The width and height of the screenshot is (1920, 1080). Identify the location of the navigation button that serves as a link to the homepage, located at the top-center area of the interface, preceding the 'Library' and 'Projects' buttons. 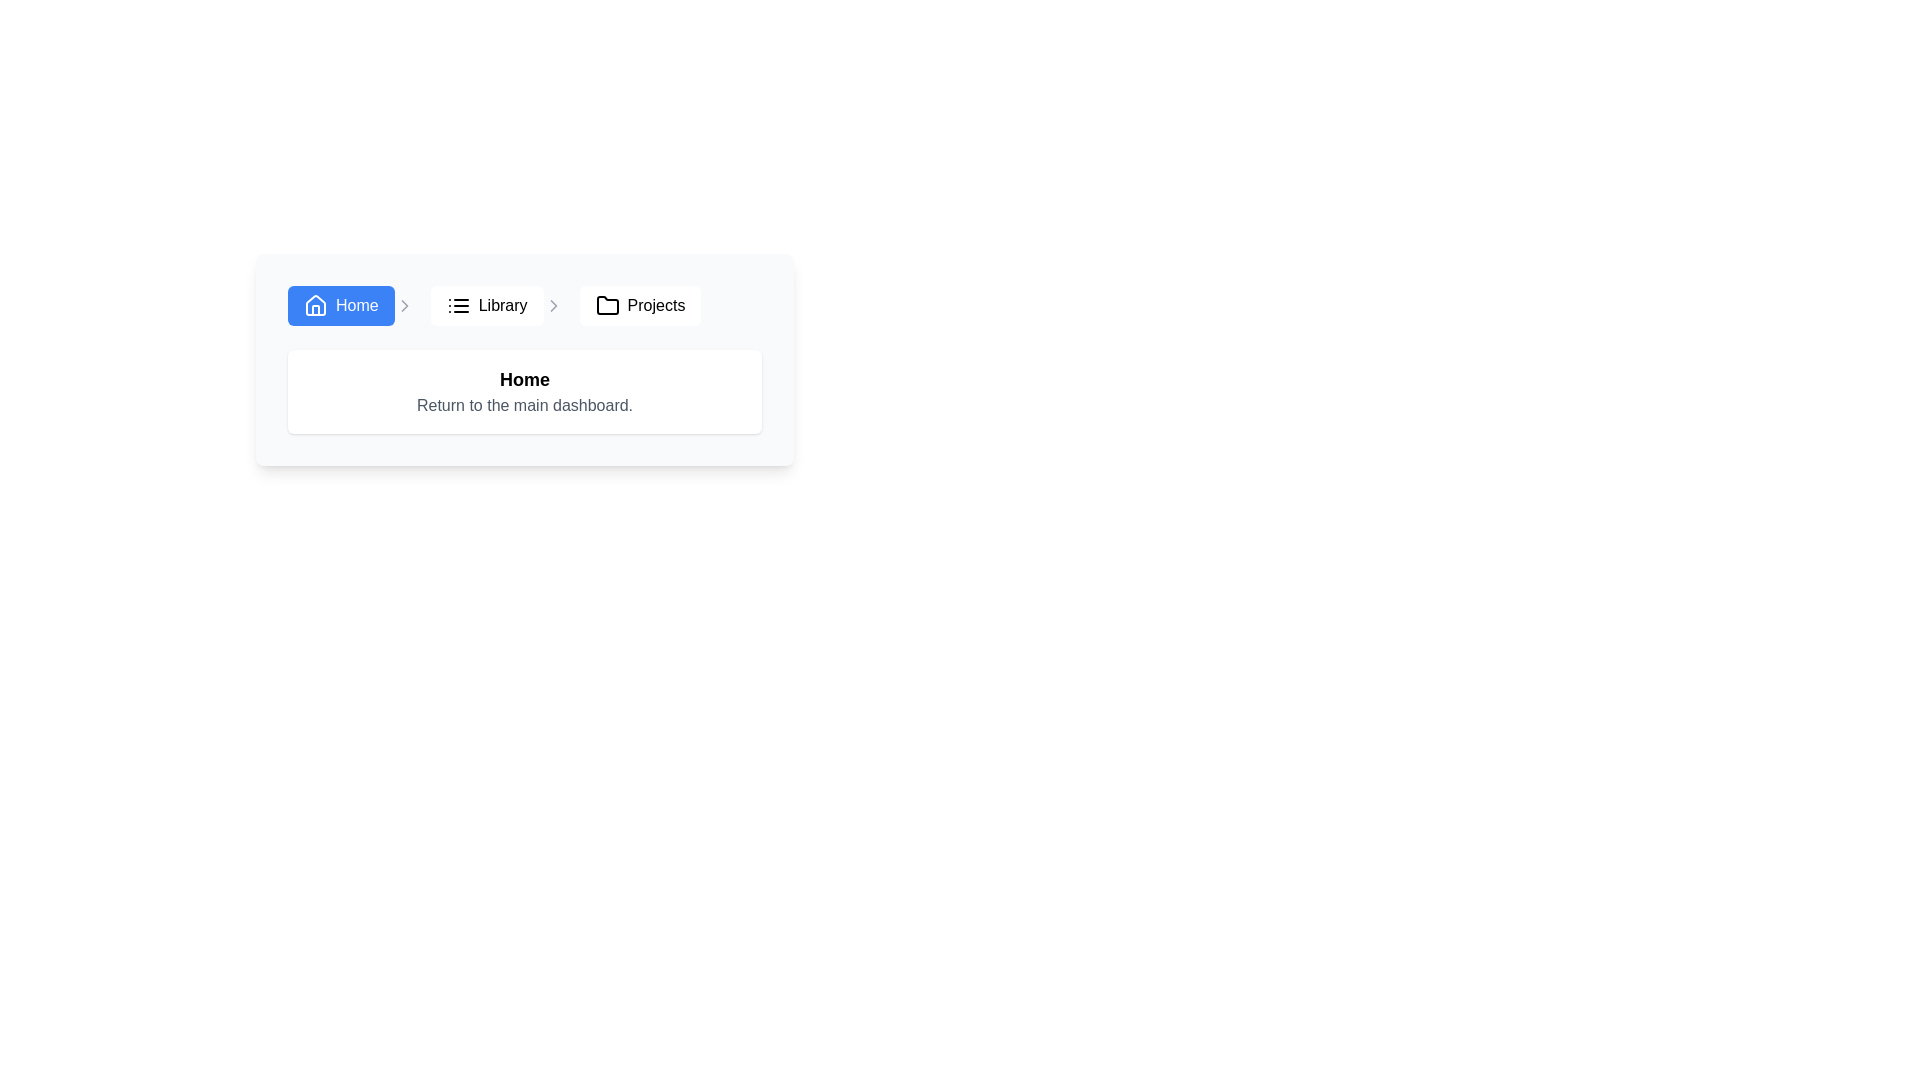
(341, 305).